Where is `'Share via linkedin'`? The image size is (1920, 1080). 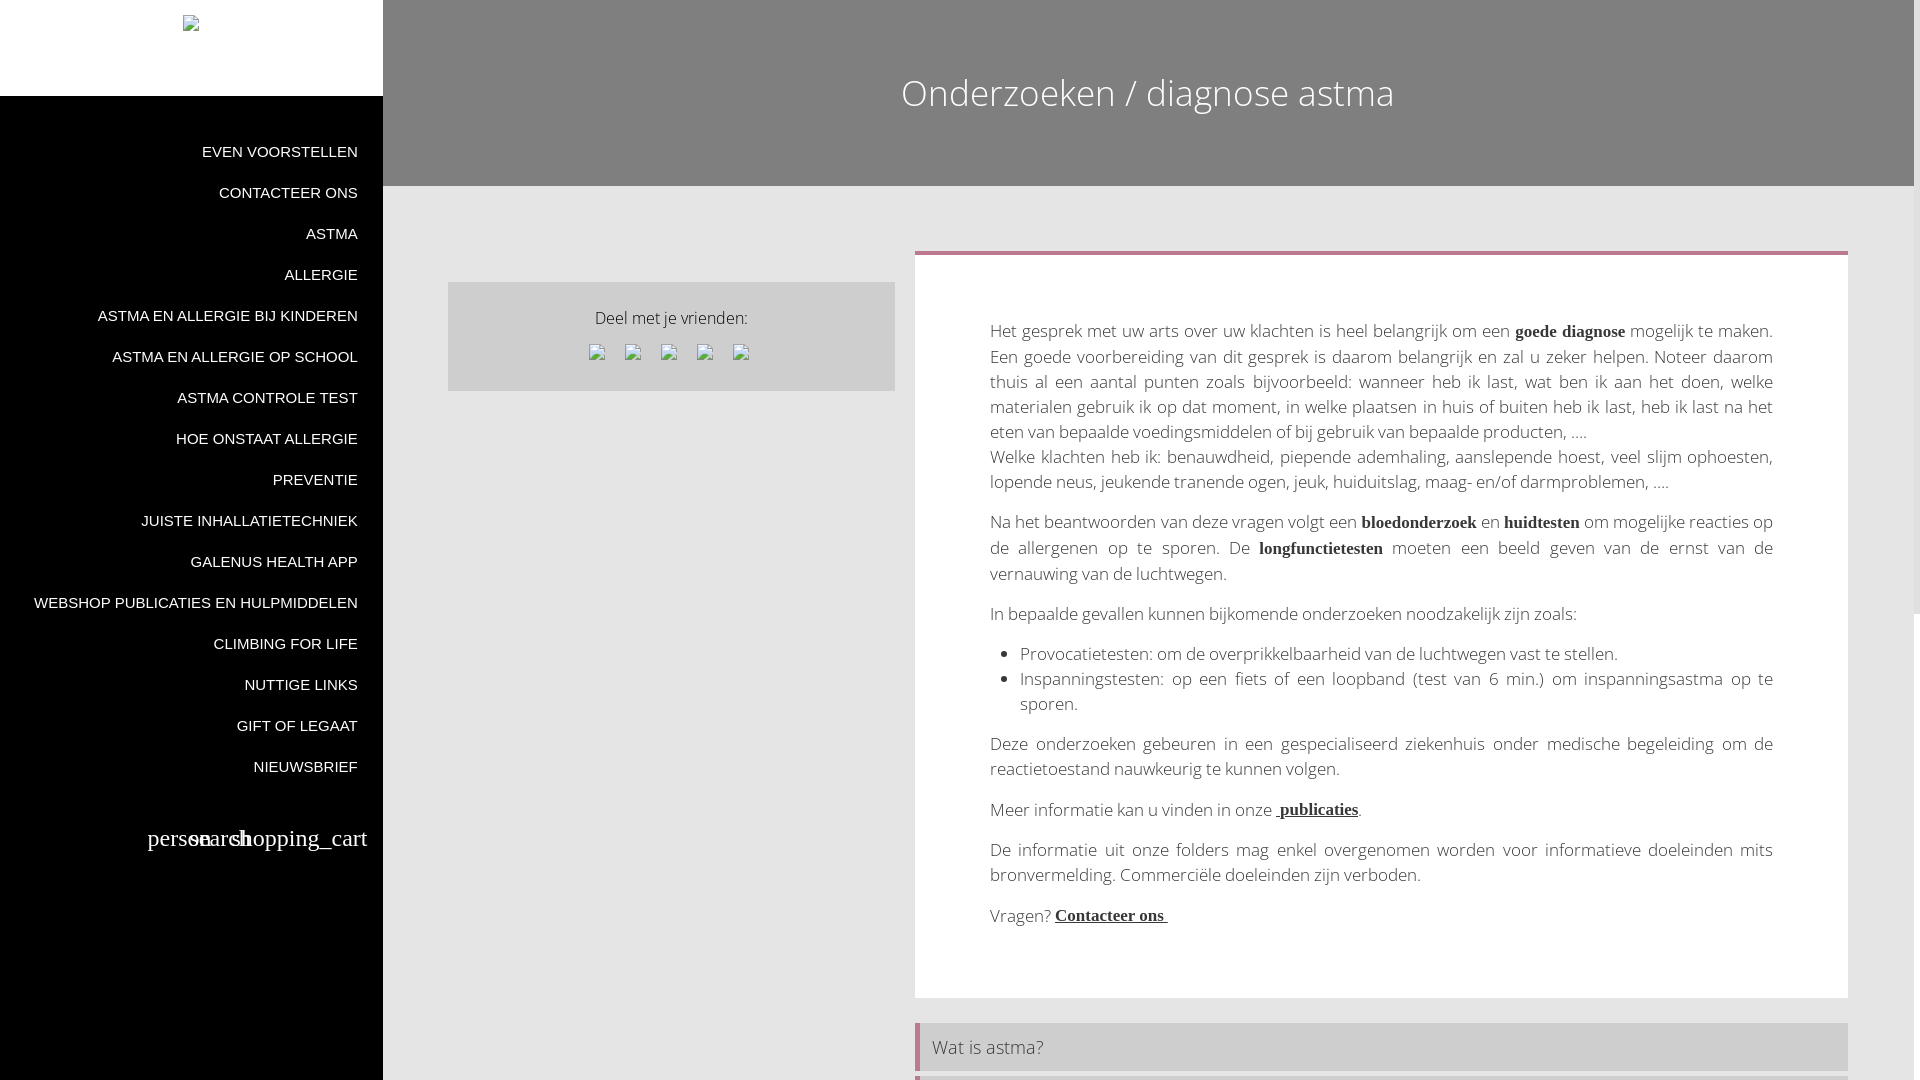
'Share via linkedin' is located at coordinates (672, 353).